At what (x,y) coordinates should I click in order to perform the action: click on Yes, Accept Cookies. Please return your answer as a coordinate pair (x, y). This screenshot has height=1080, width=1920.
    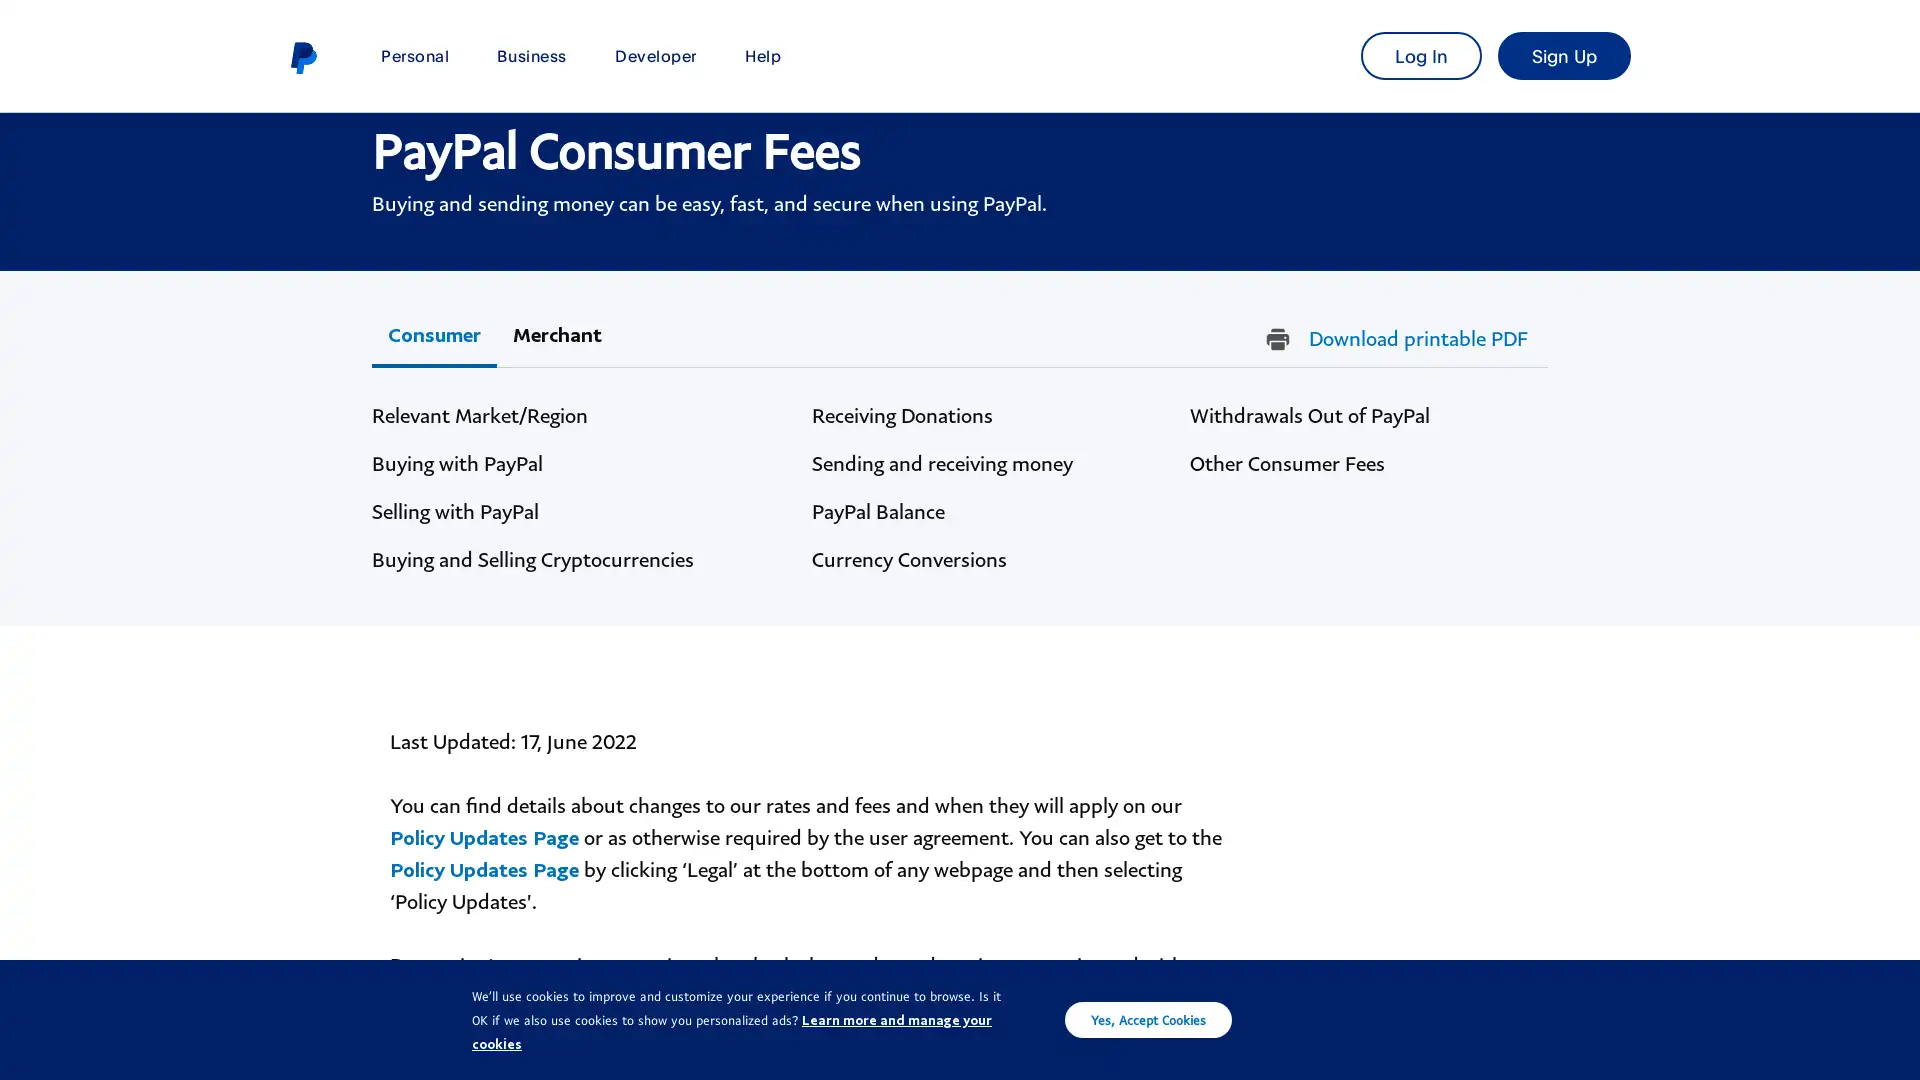
    Looking at the image, I should click on (1148, 1019).